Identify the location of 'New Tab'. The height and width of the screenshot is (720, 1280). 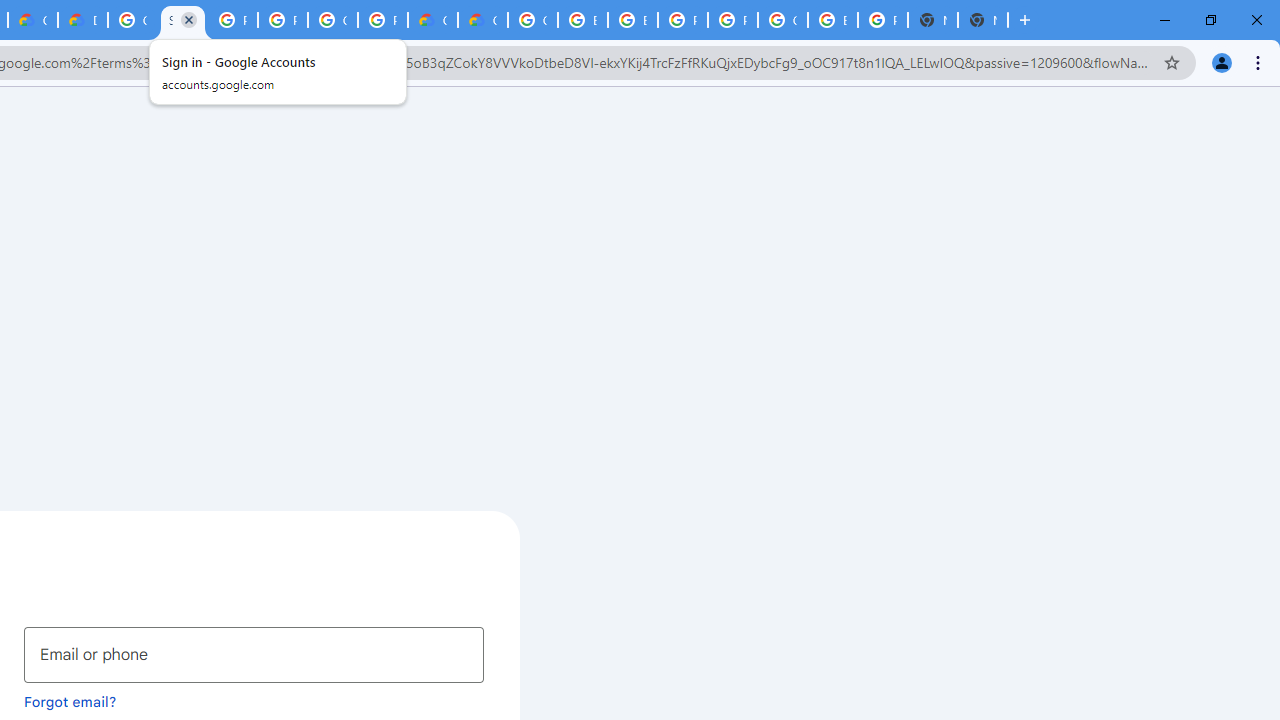
(983, 20).